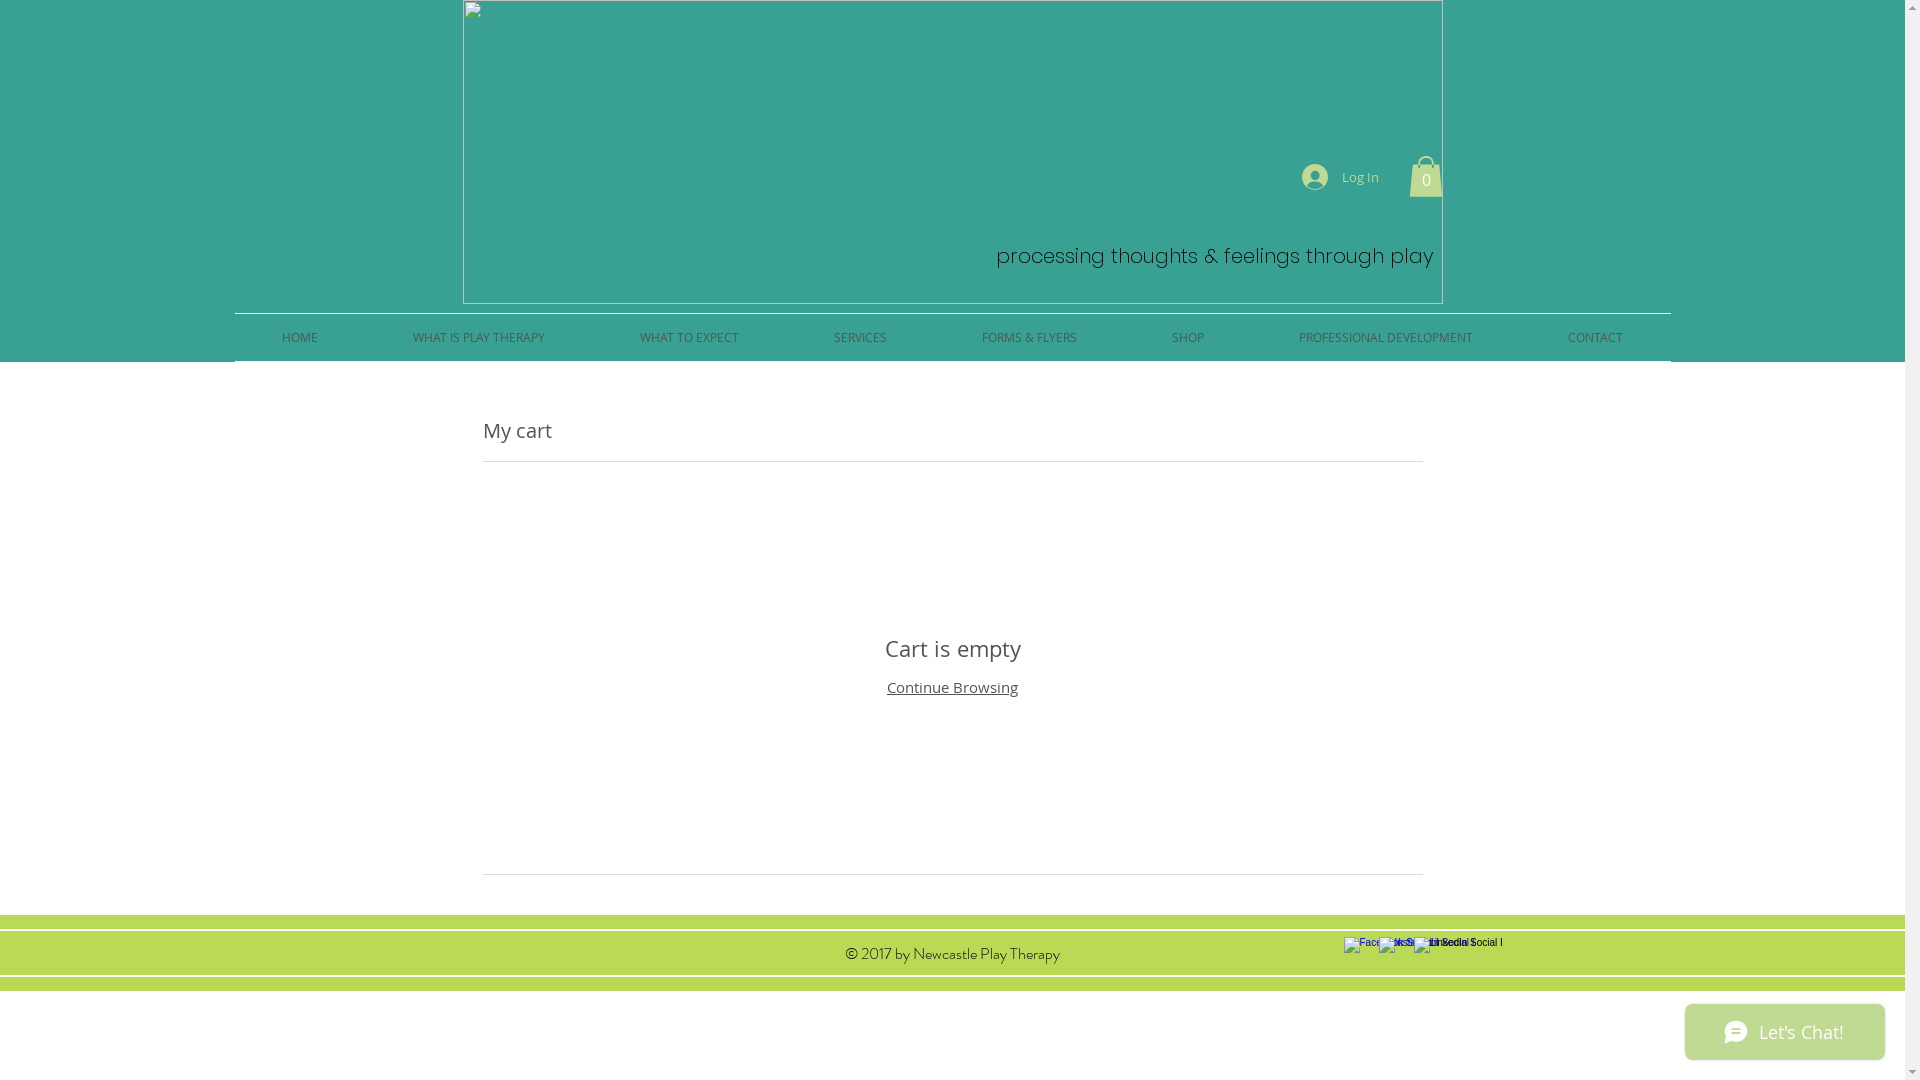 The width and height of the screenshot is (1920, 1080). What do you see at coordinates (1123, 336) in the screenshot?
I see `'SHOP'` at bounding box center [1123, 336].